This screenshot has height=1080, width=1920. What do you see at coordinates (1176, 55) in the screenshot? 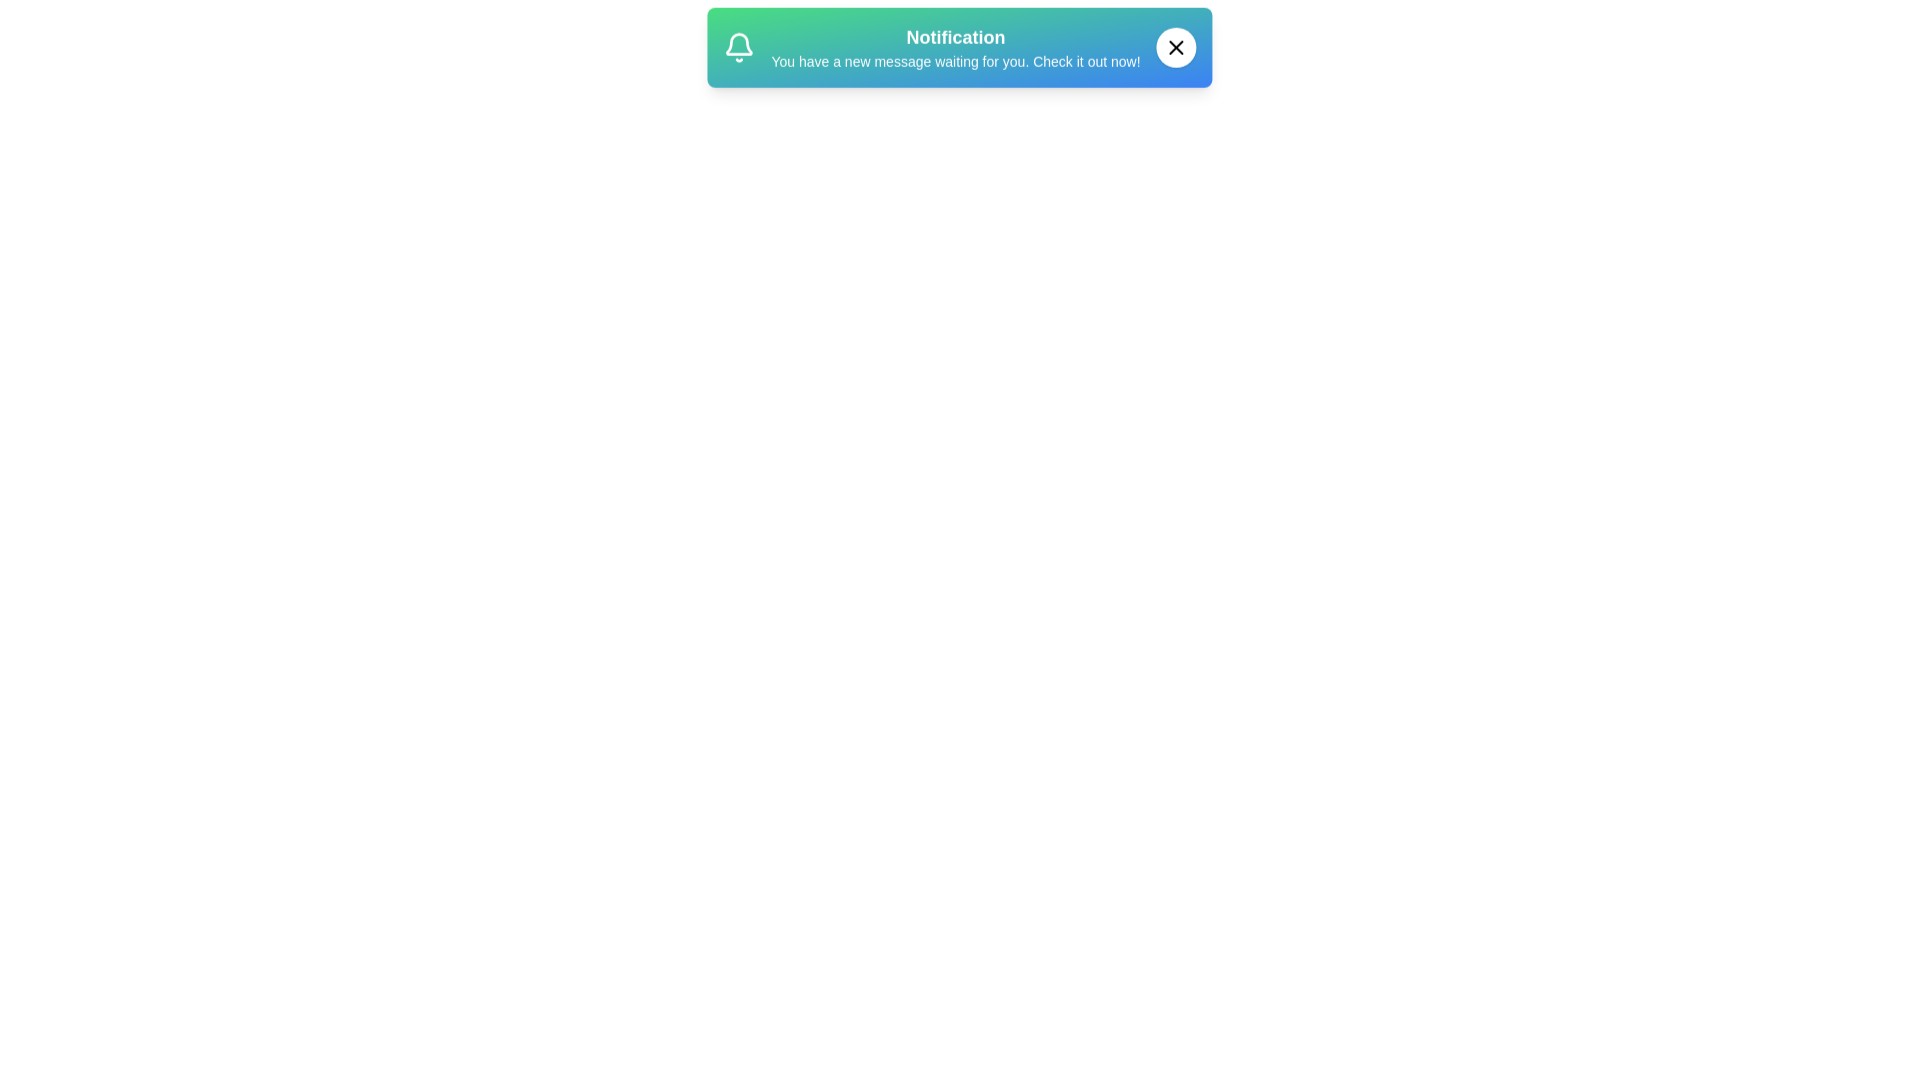
I see `the close button to dismiss the snackbar` at bounding box center [1176, 55].